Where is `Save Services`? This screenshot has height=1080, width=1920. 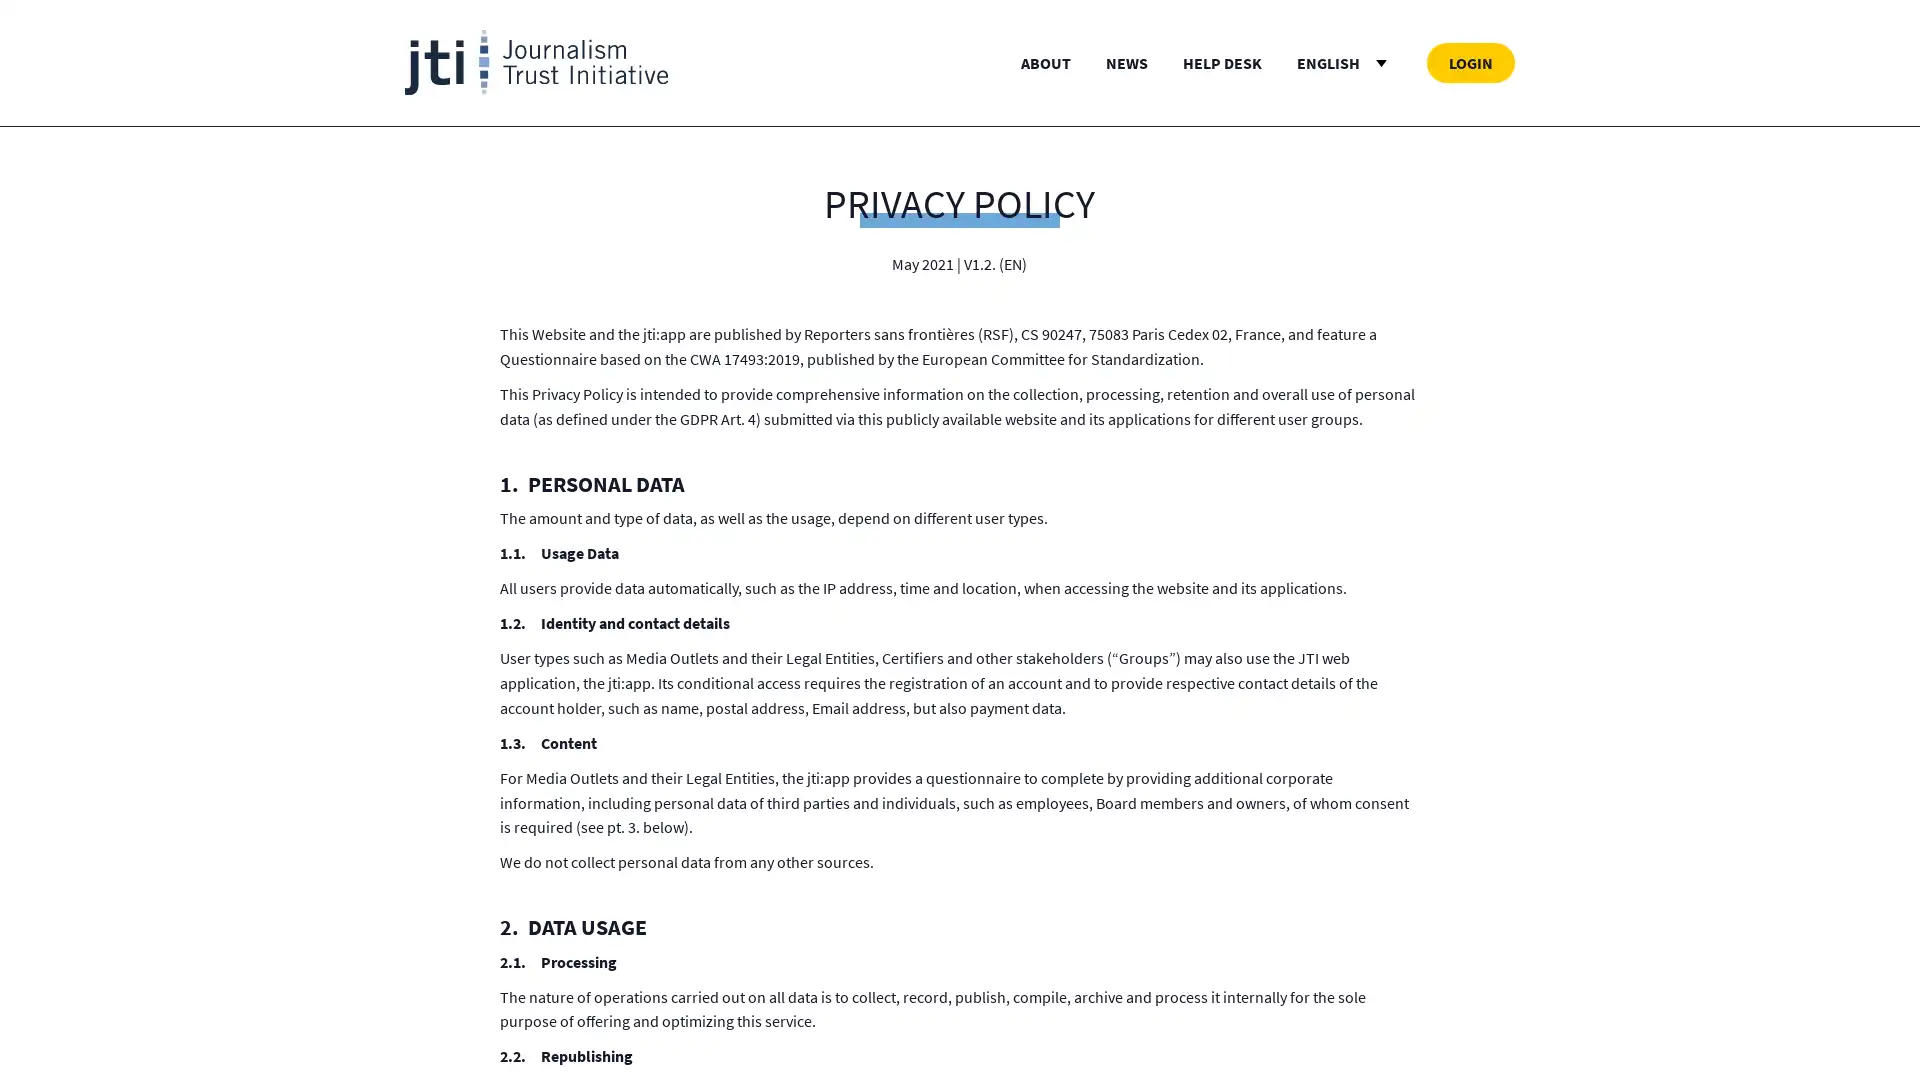 Save Services is located at coordinates (762, 654).